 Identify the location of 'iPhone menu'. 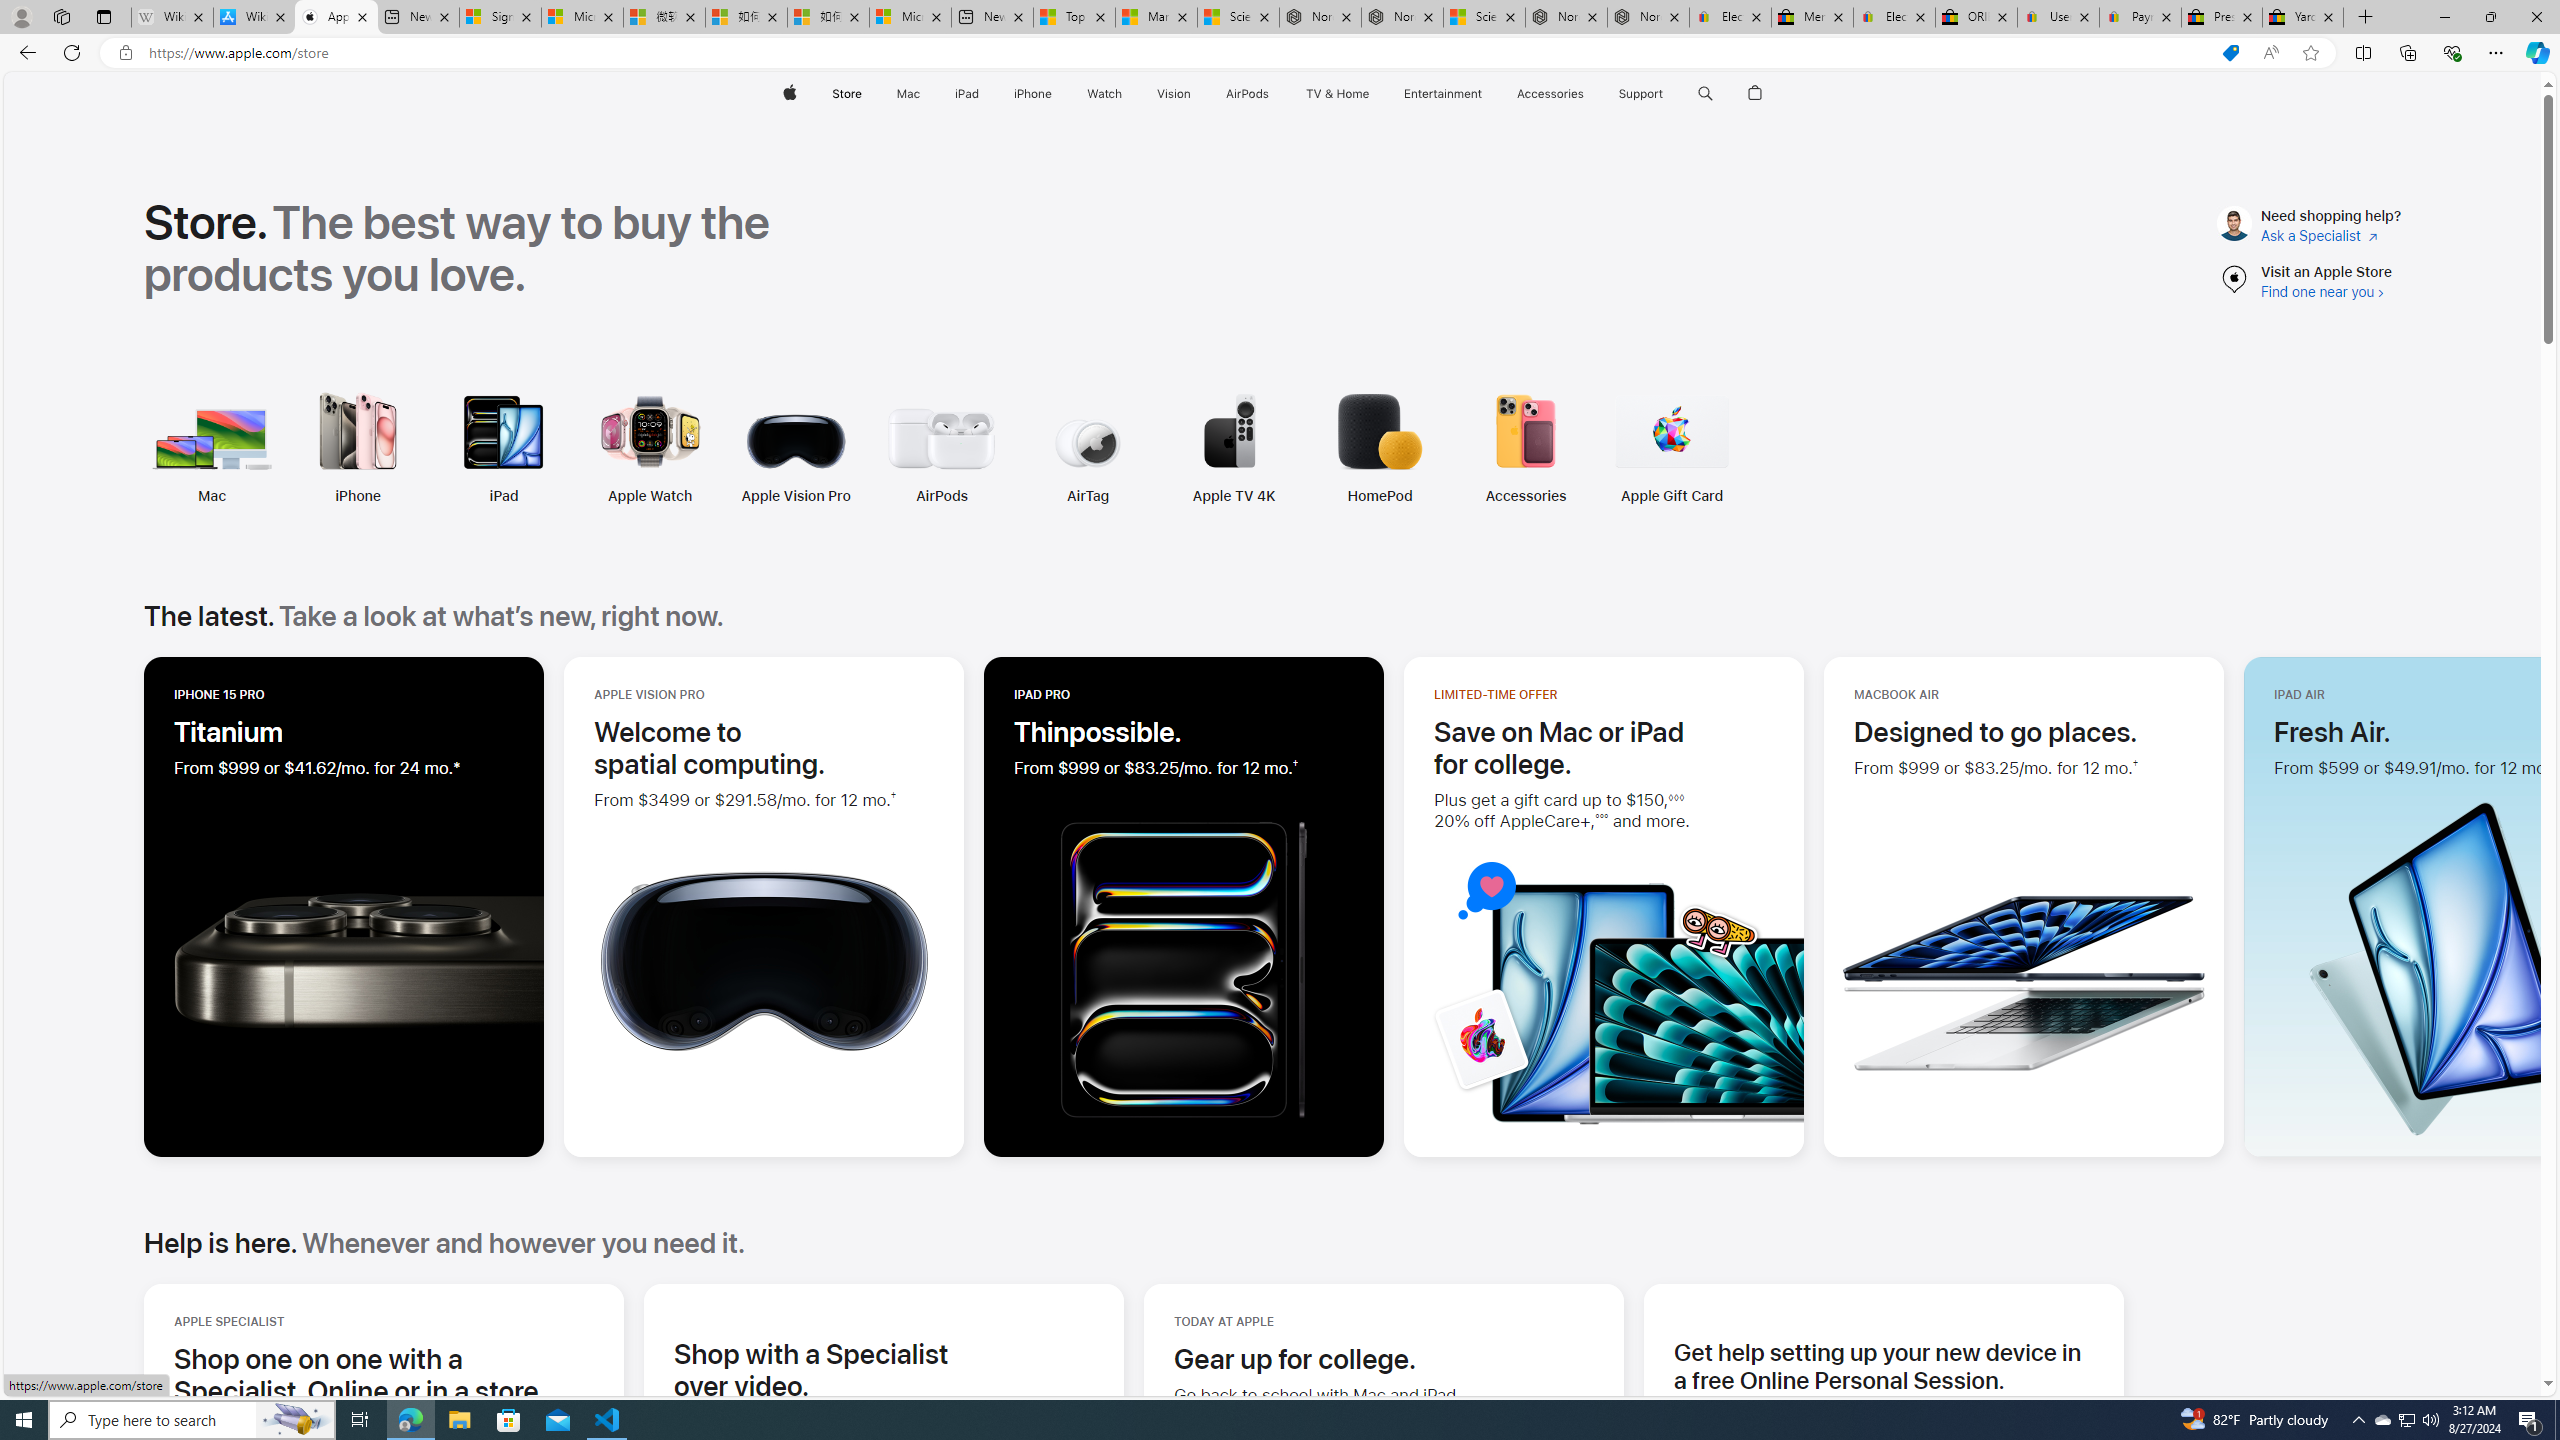
(1055, 93).